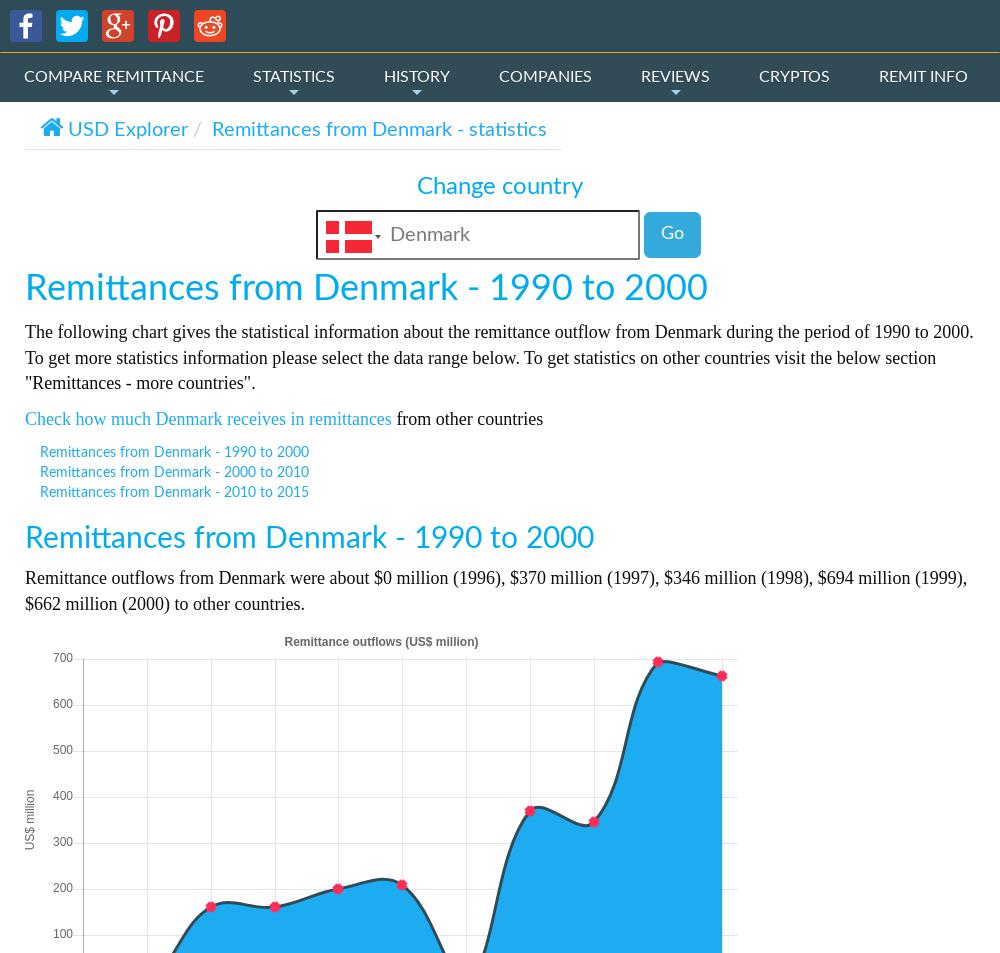 The width and height of the screenshot is (1000, 953). What do you see at coordinates (174, 471) in the screenshot?
I see `'Remittances from Denmark - 2000 to 2010'` at bounding box center [174, 471].